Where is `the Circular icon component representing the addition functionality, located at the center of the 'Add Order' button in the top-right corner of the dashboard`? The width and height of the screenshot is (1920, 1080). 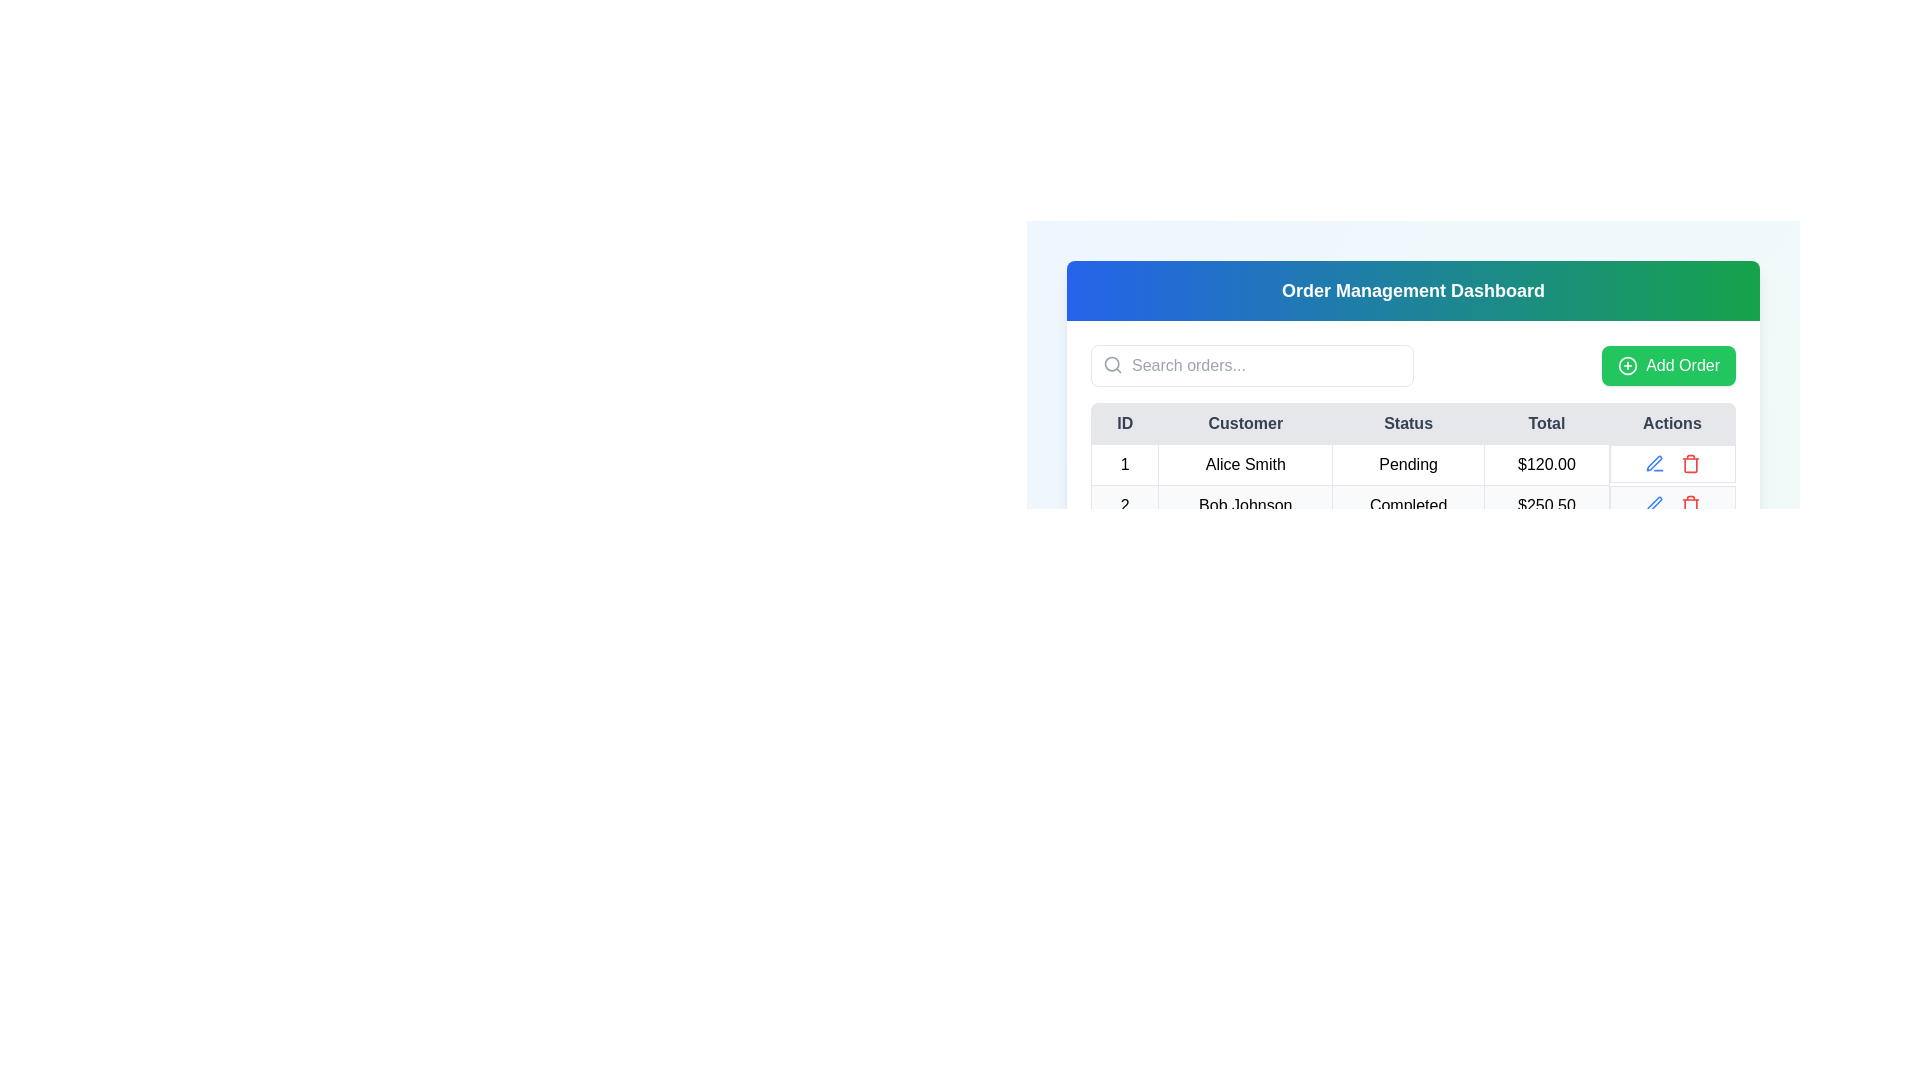
the Circular icon component representing the addition functionality, located at the center of the 'Add Order' button in the top-right corner of the dashboard is located at coordinates (1628, 366).